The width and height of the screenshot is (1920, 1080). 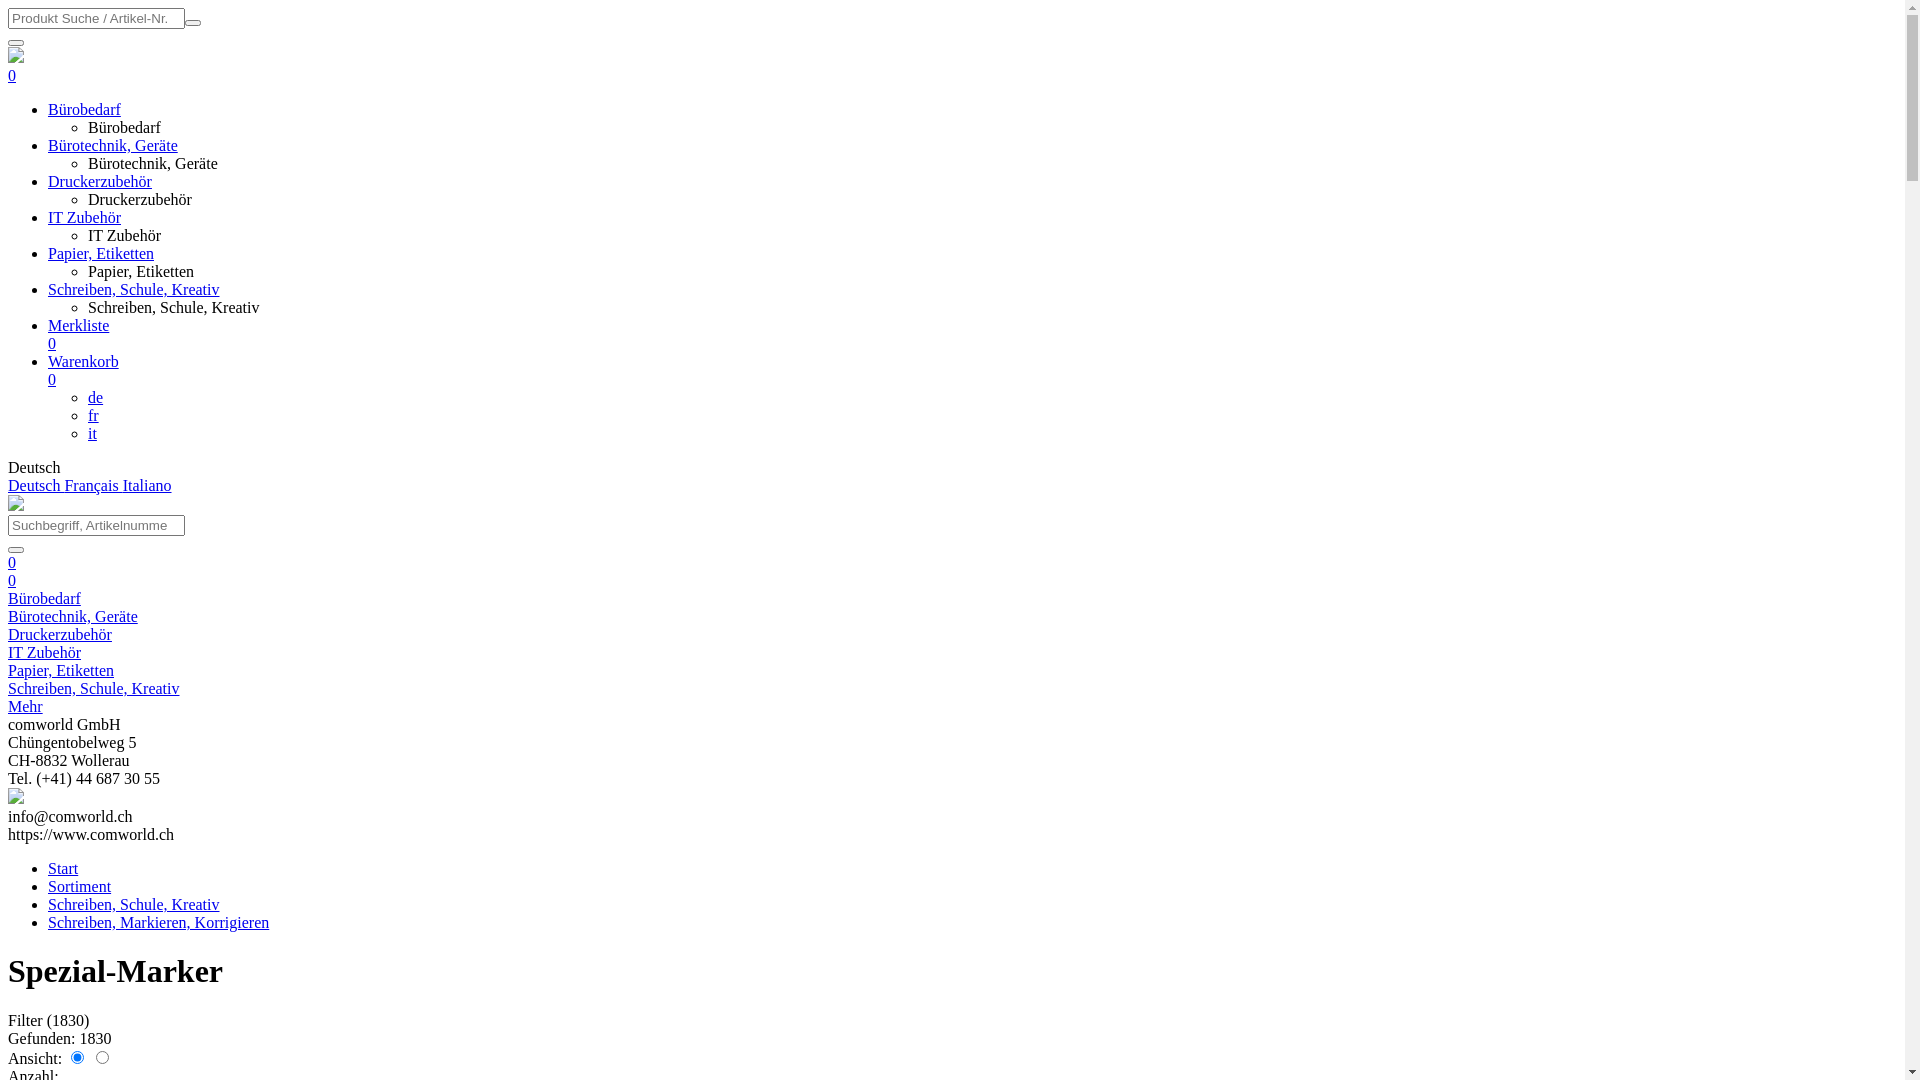 What do you see at coordinates (157, 922) in the screenshot?
I see `'Schreiben, Markieren, Korrigieren'` at bounding box center [157, 922].